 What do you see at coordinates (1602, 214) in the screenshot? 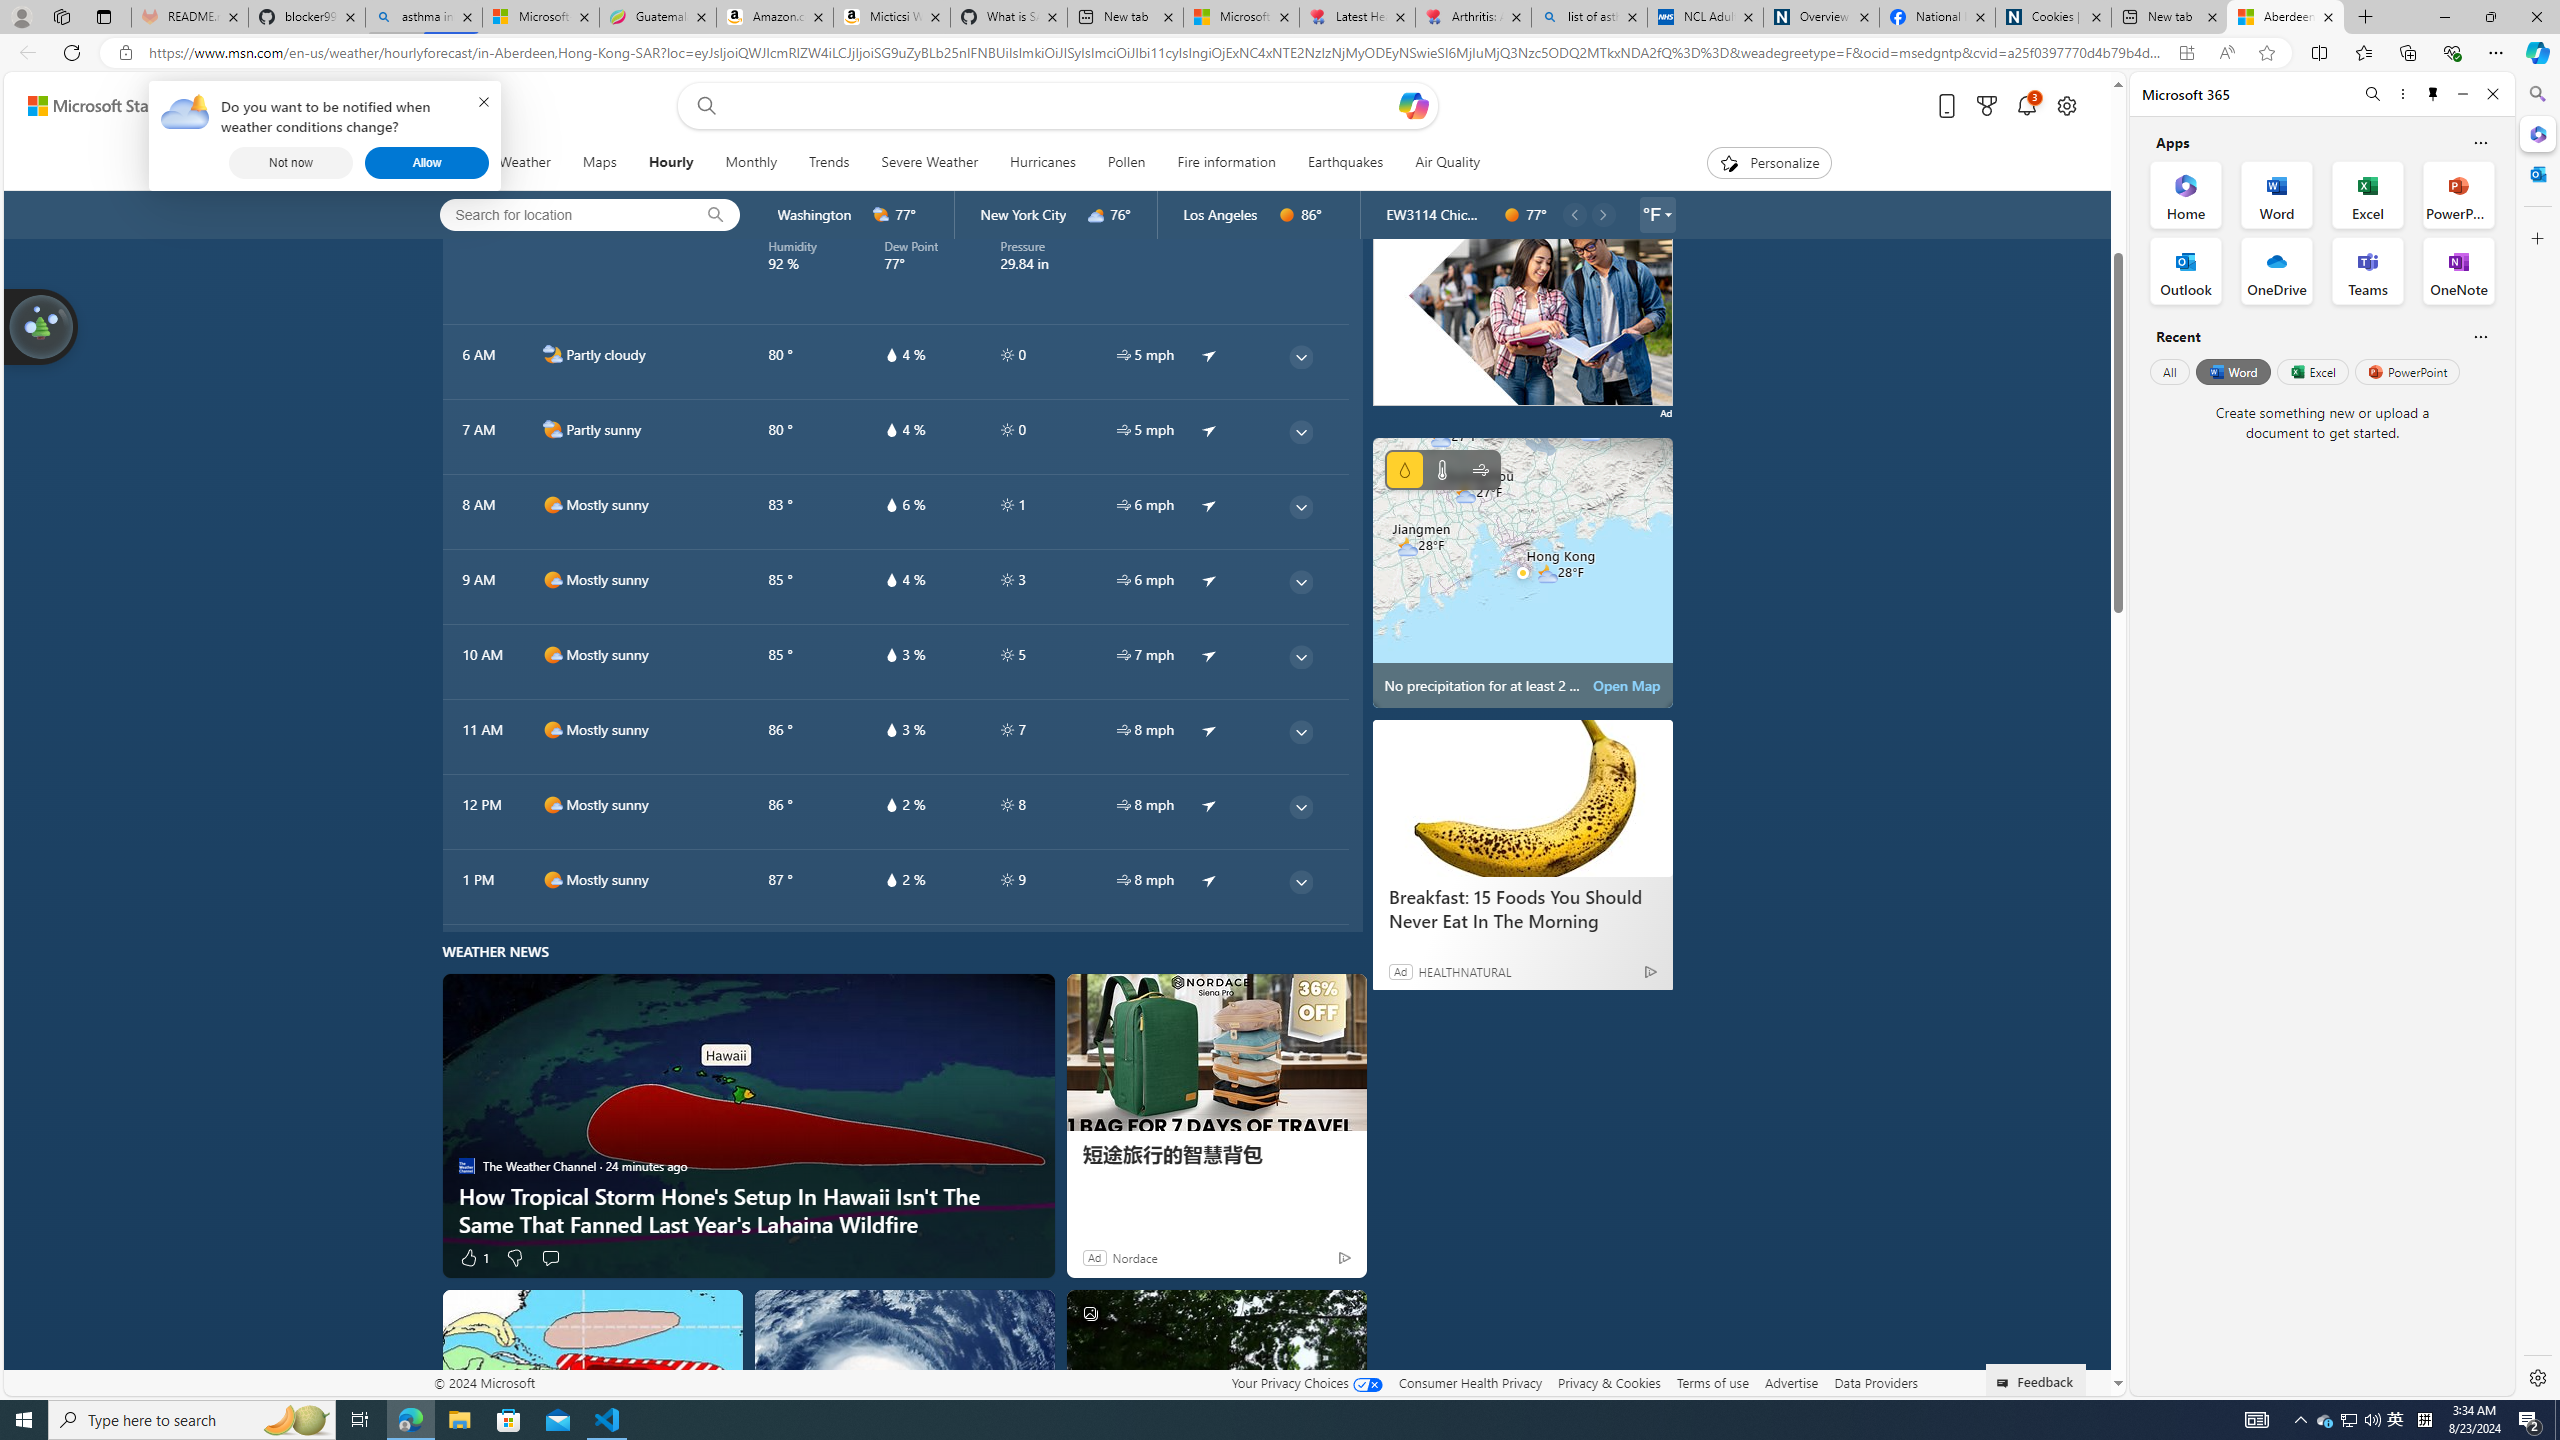
I see `'common/carouselChevron'` at bounding box center [1602, 214].